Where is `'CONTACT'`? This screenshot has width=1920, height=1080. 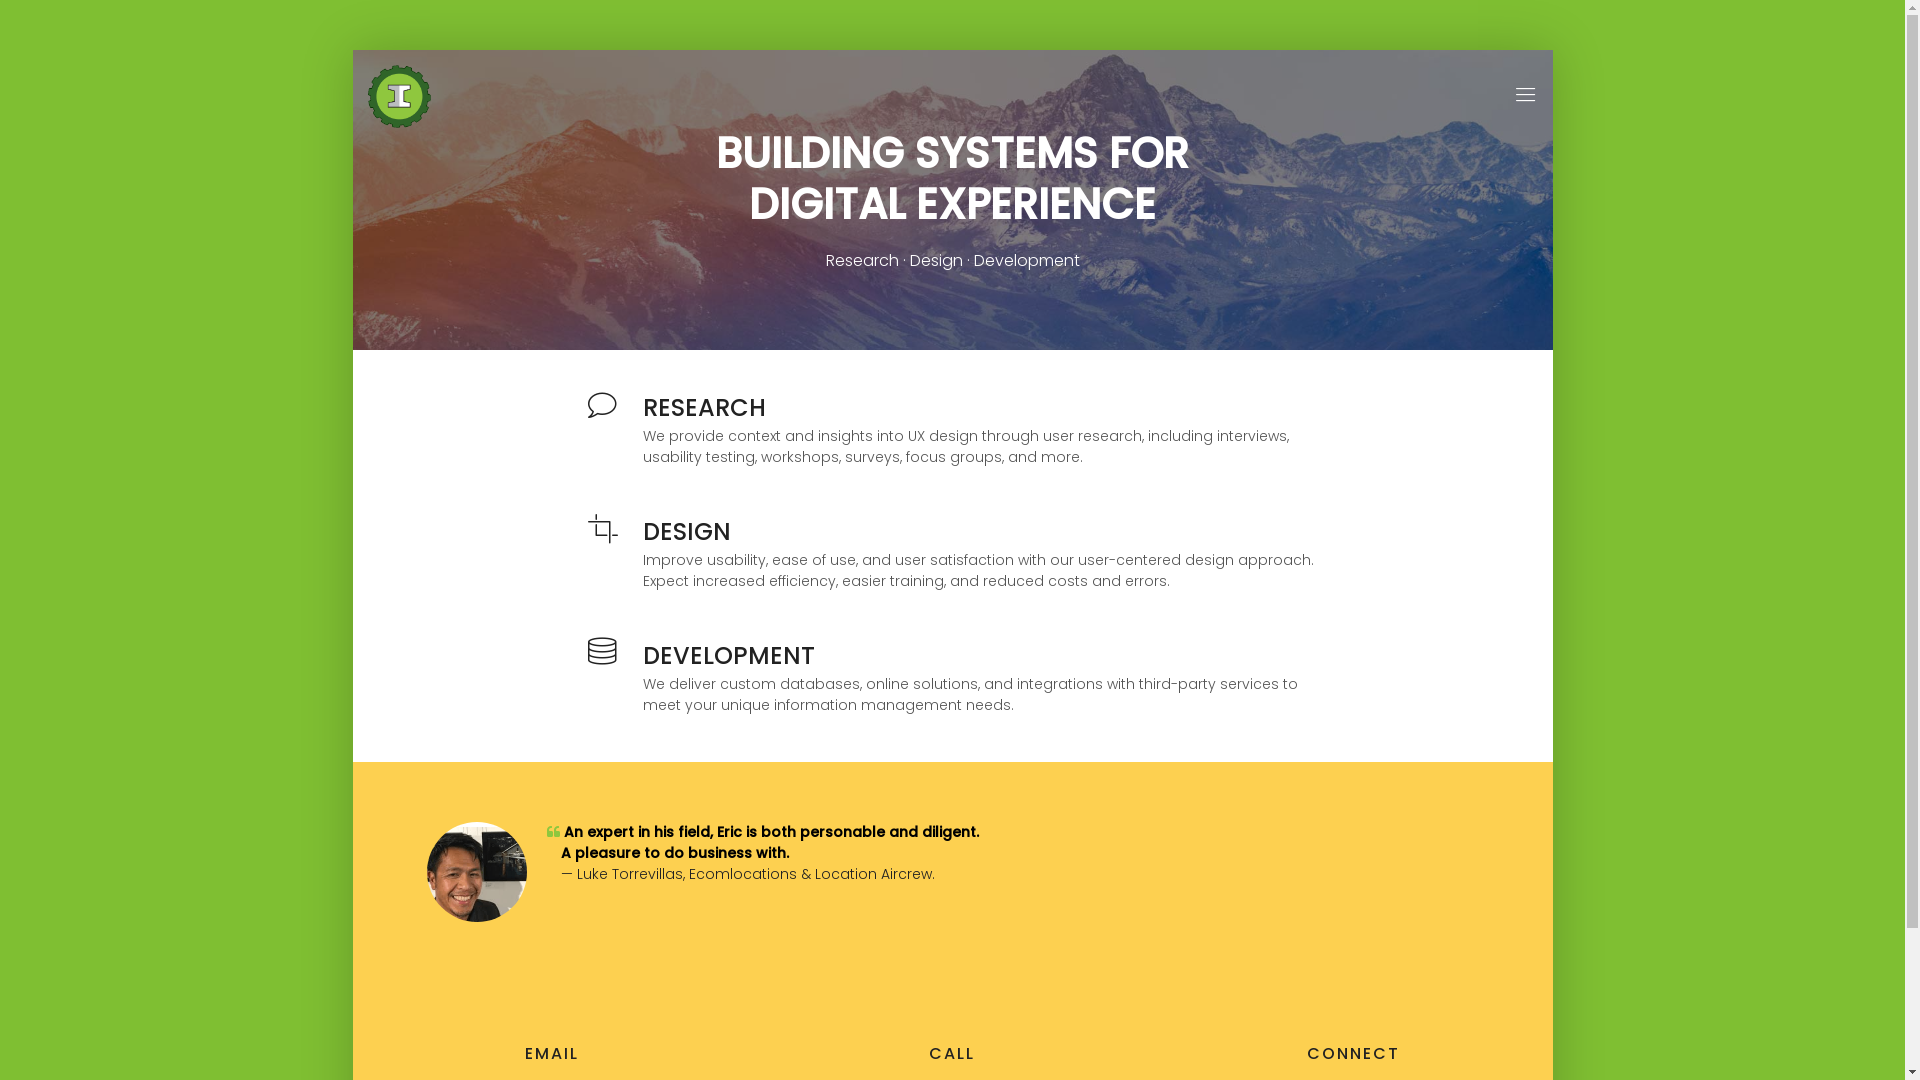
'CONTACT' is located at coordinates (1444, 107).